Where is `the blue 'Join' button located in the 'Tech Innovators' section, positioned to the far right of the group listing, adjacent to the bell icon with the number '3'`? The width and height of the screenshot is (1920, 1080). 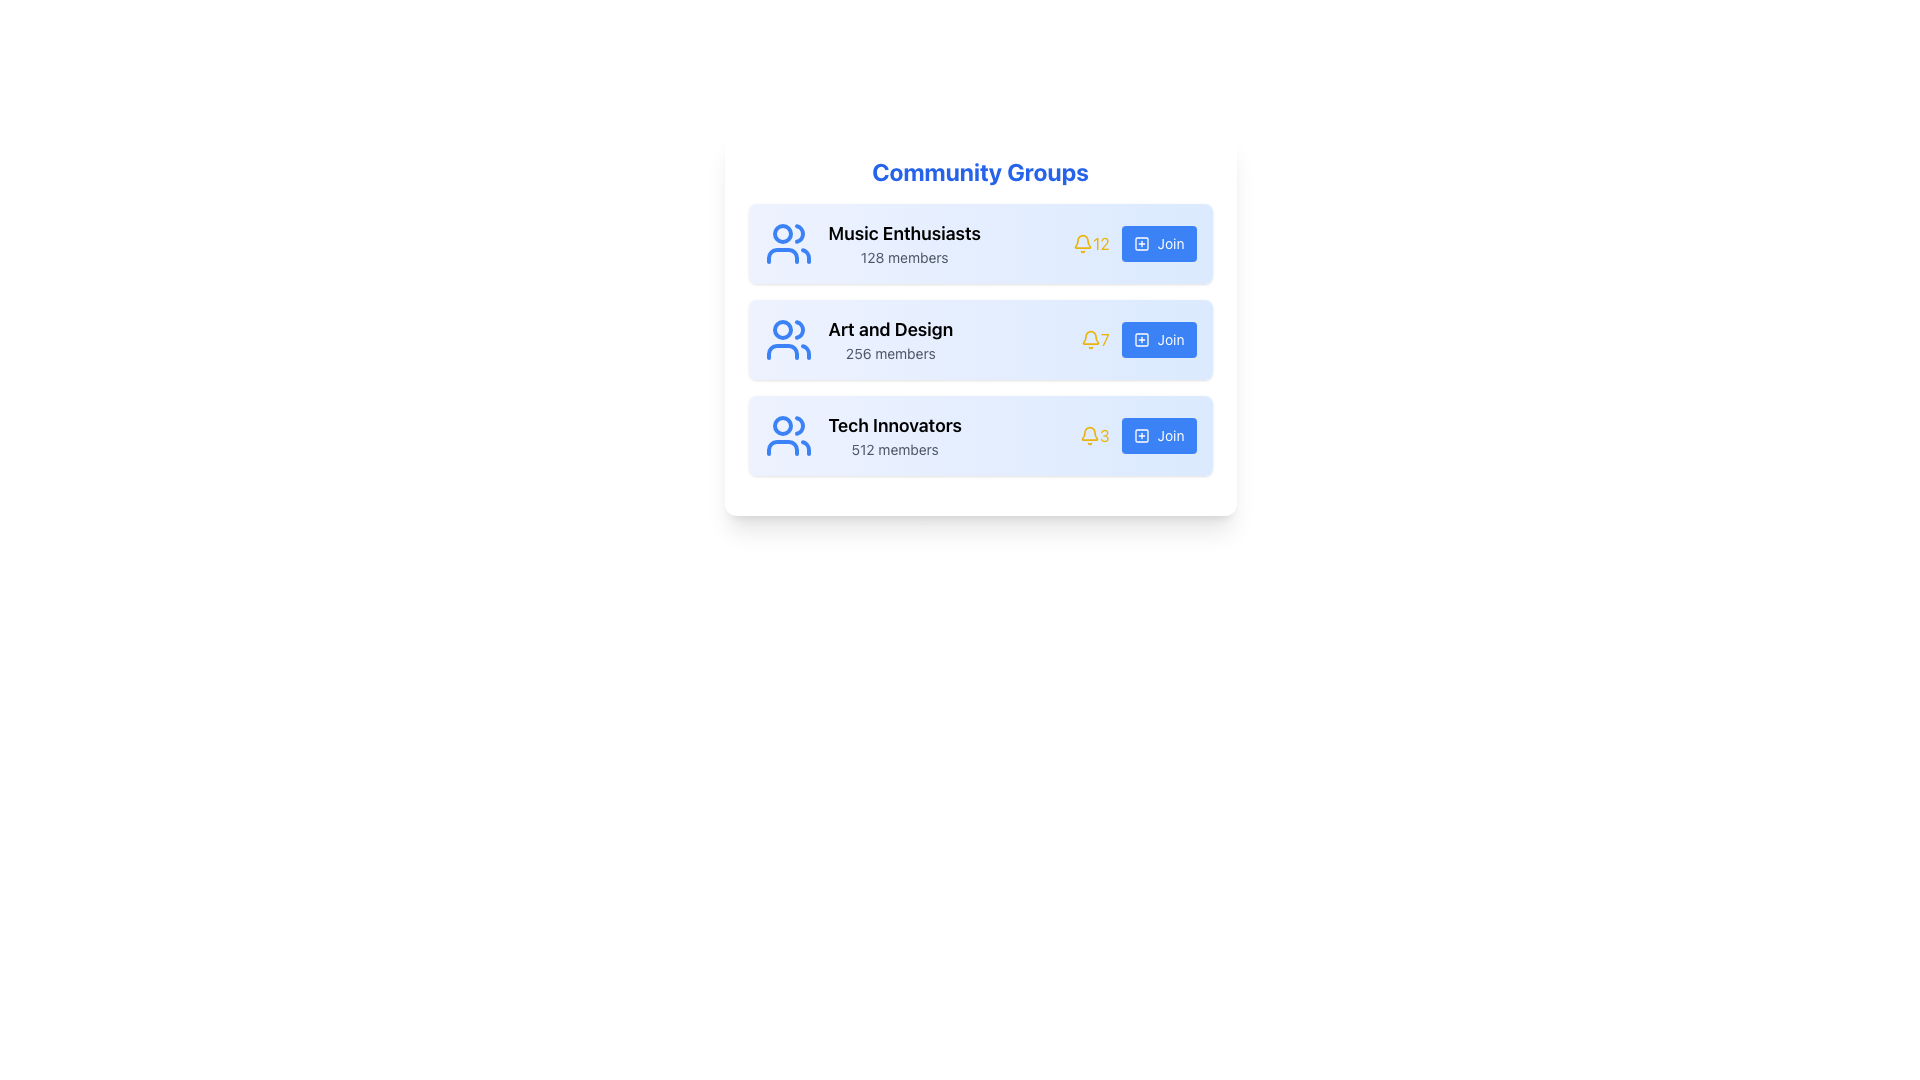
the blue 'Join' button located in the 'Tech Innovators' section, positioned to the far right of the group listing, adjacent to the bell icon with the number '3' is located at coordinates (1138, 434).